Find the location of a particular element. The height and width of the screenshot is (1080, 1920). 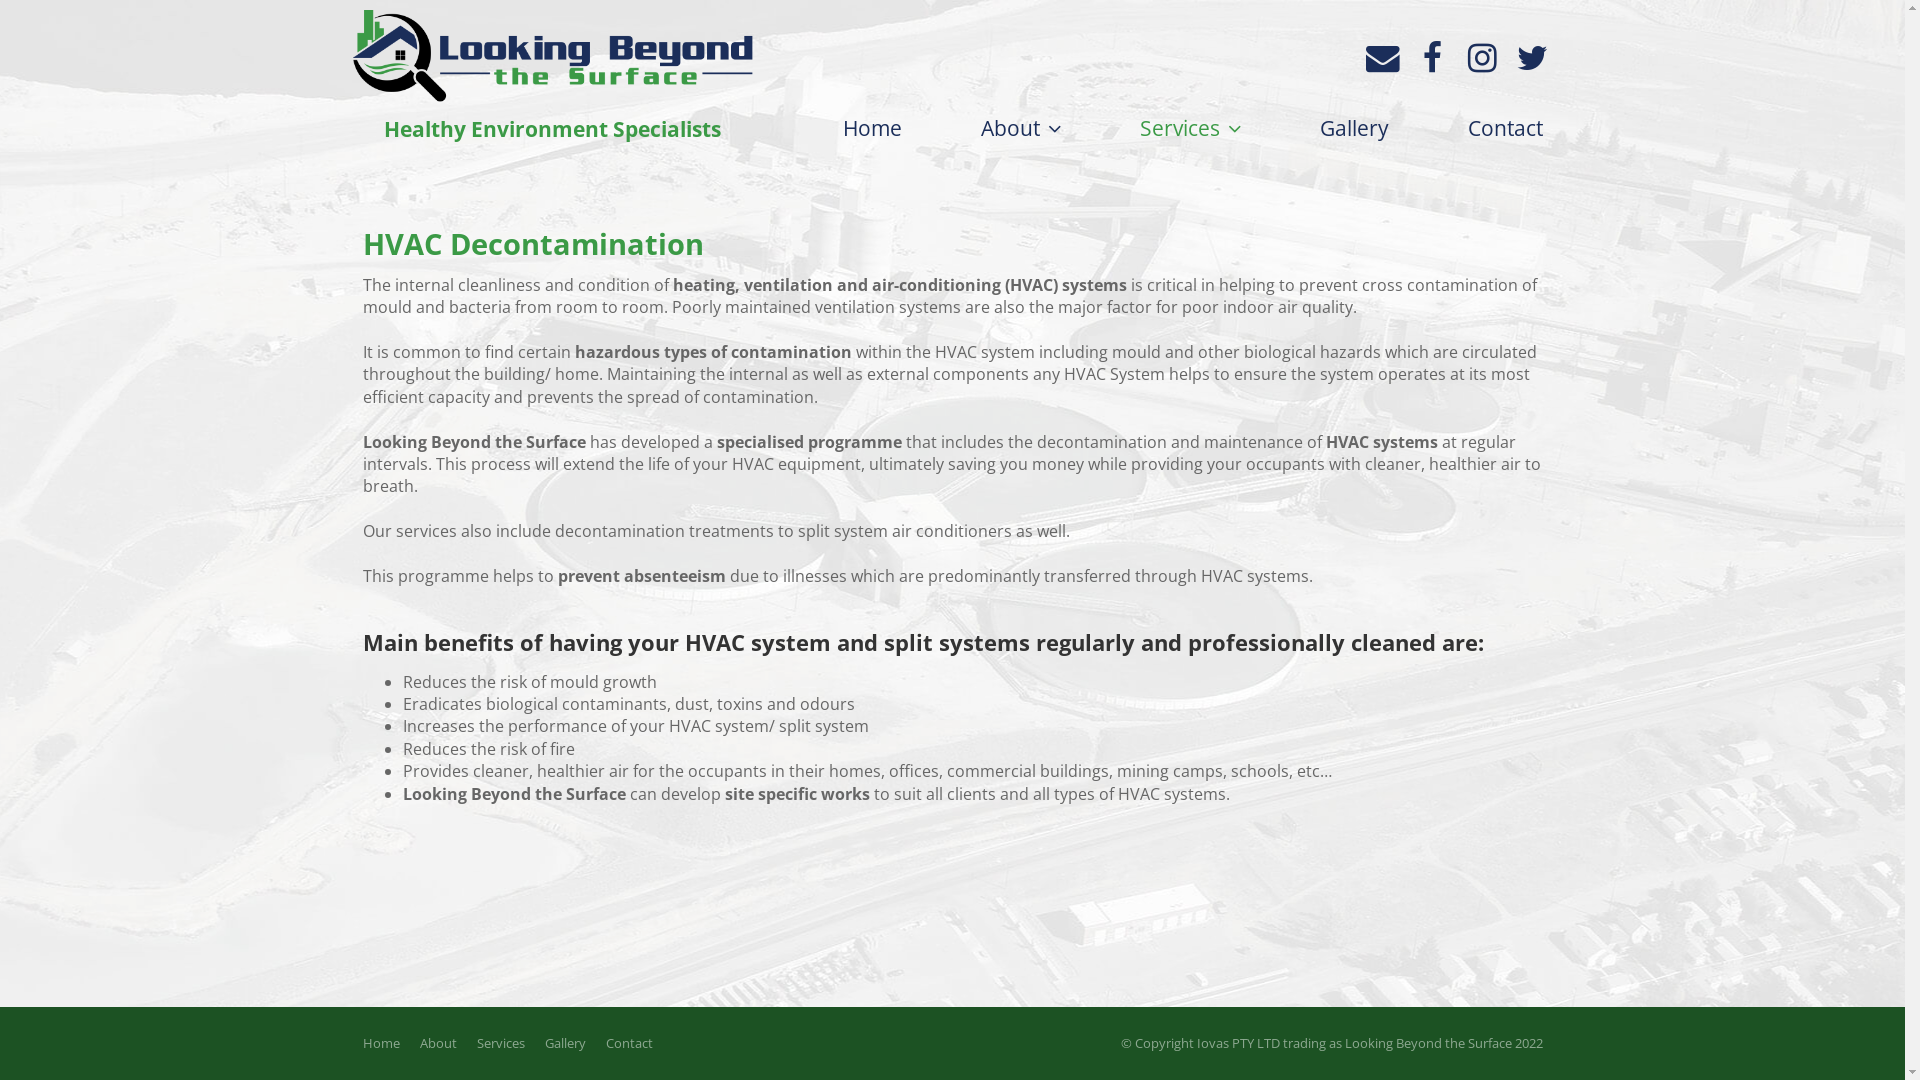

'Services' is located at coordinates (1190, 128).